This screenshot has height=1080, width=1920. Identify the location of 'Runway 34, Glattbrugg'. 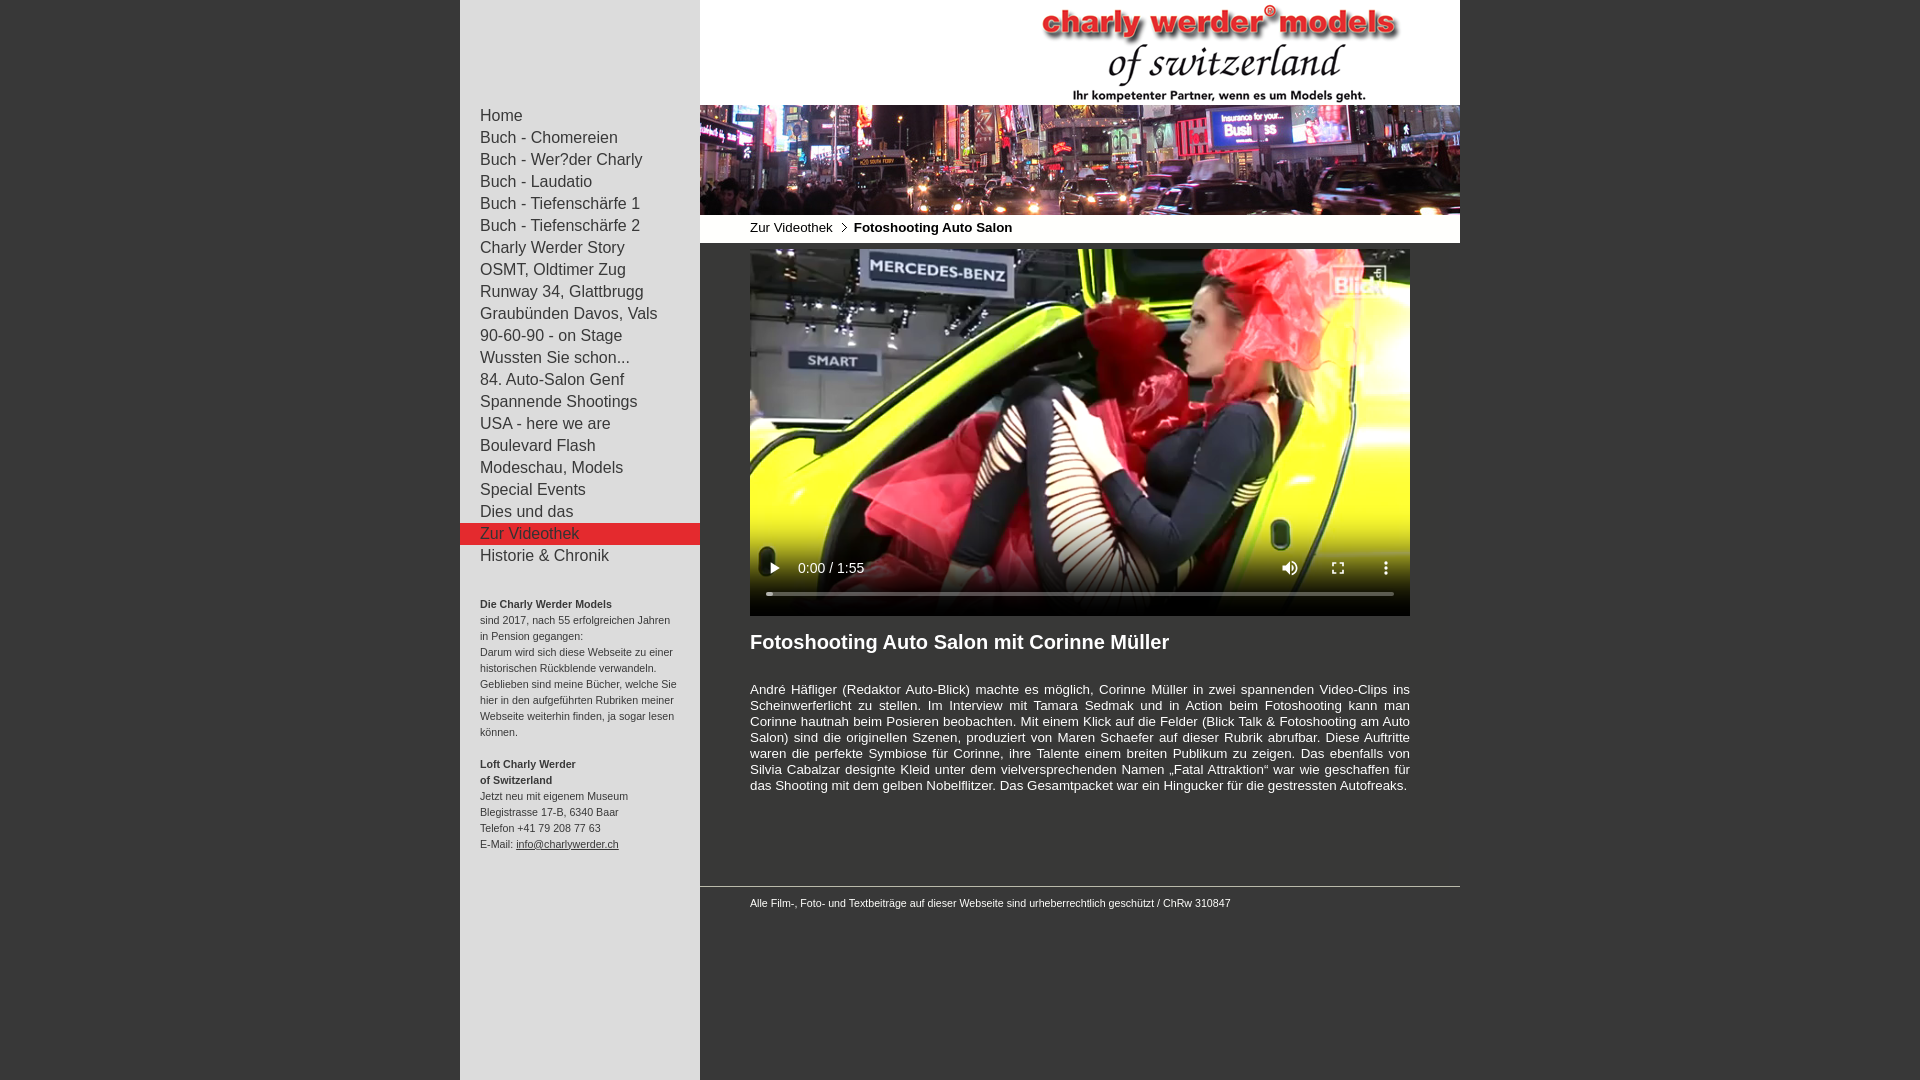
(569, 292).